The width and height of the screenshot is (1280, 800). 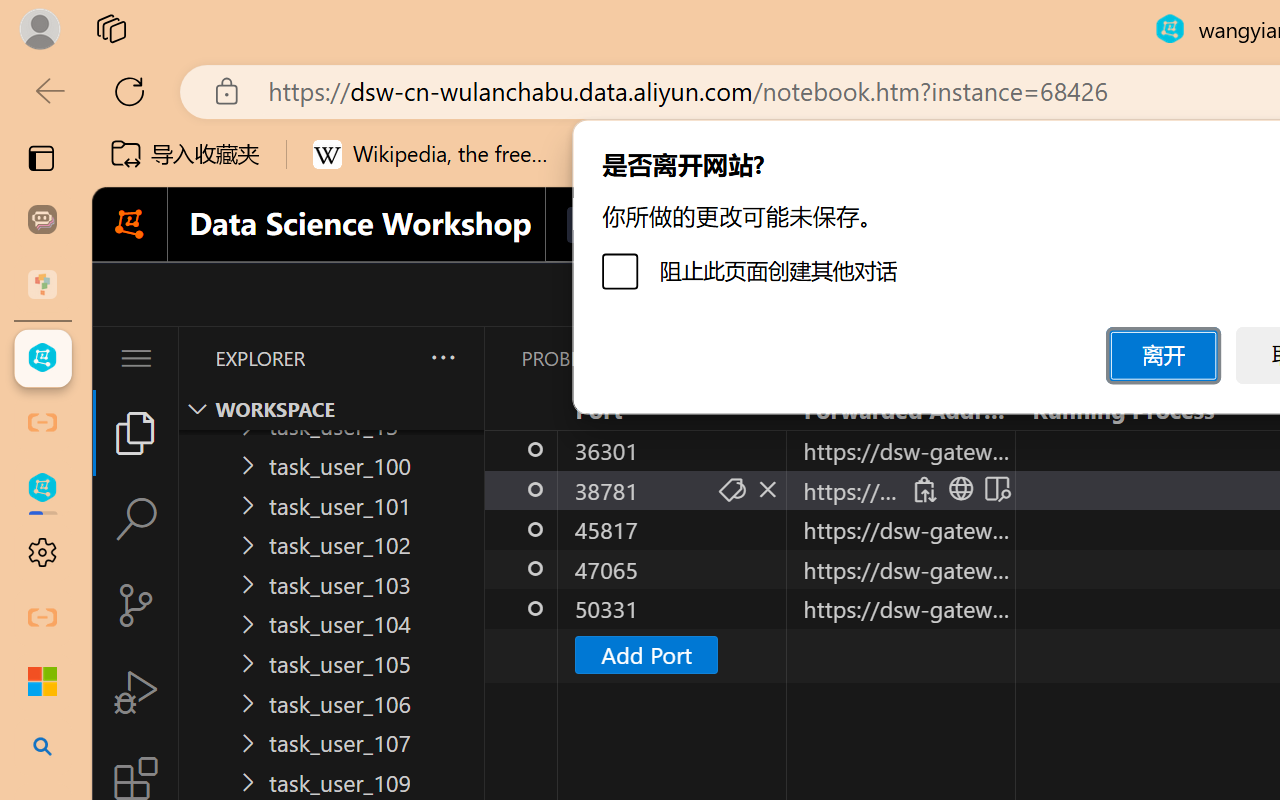 I want to click on 'Explorer actions', so click(x=391, y=358).